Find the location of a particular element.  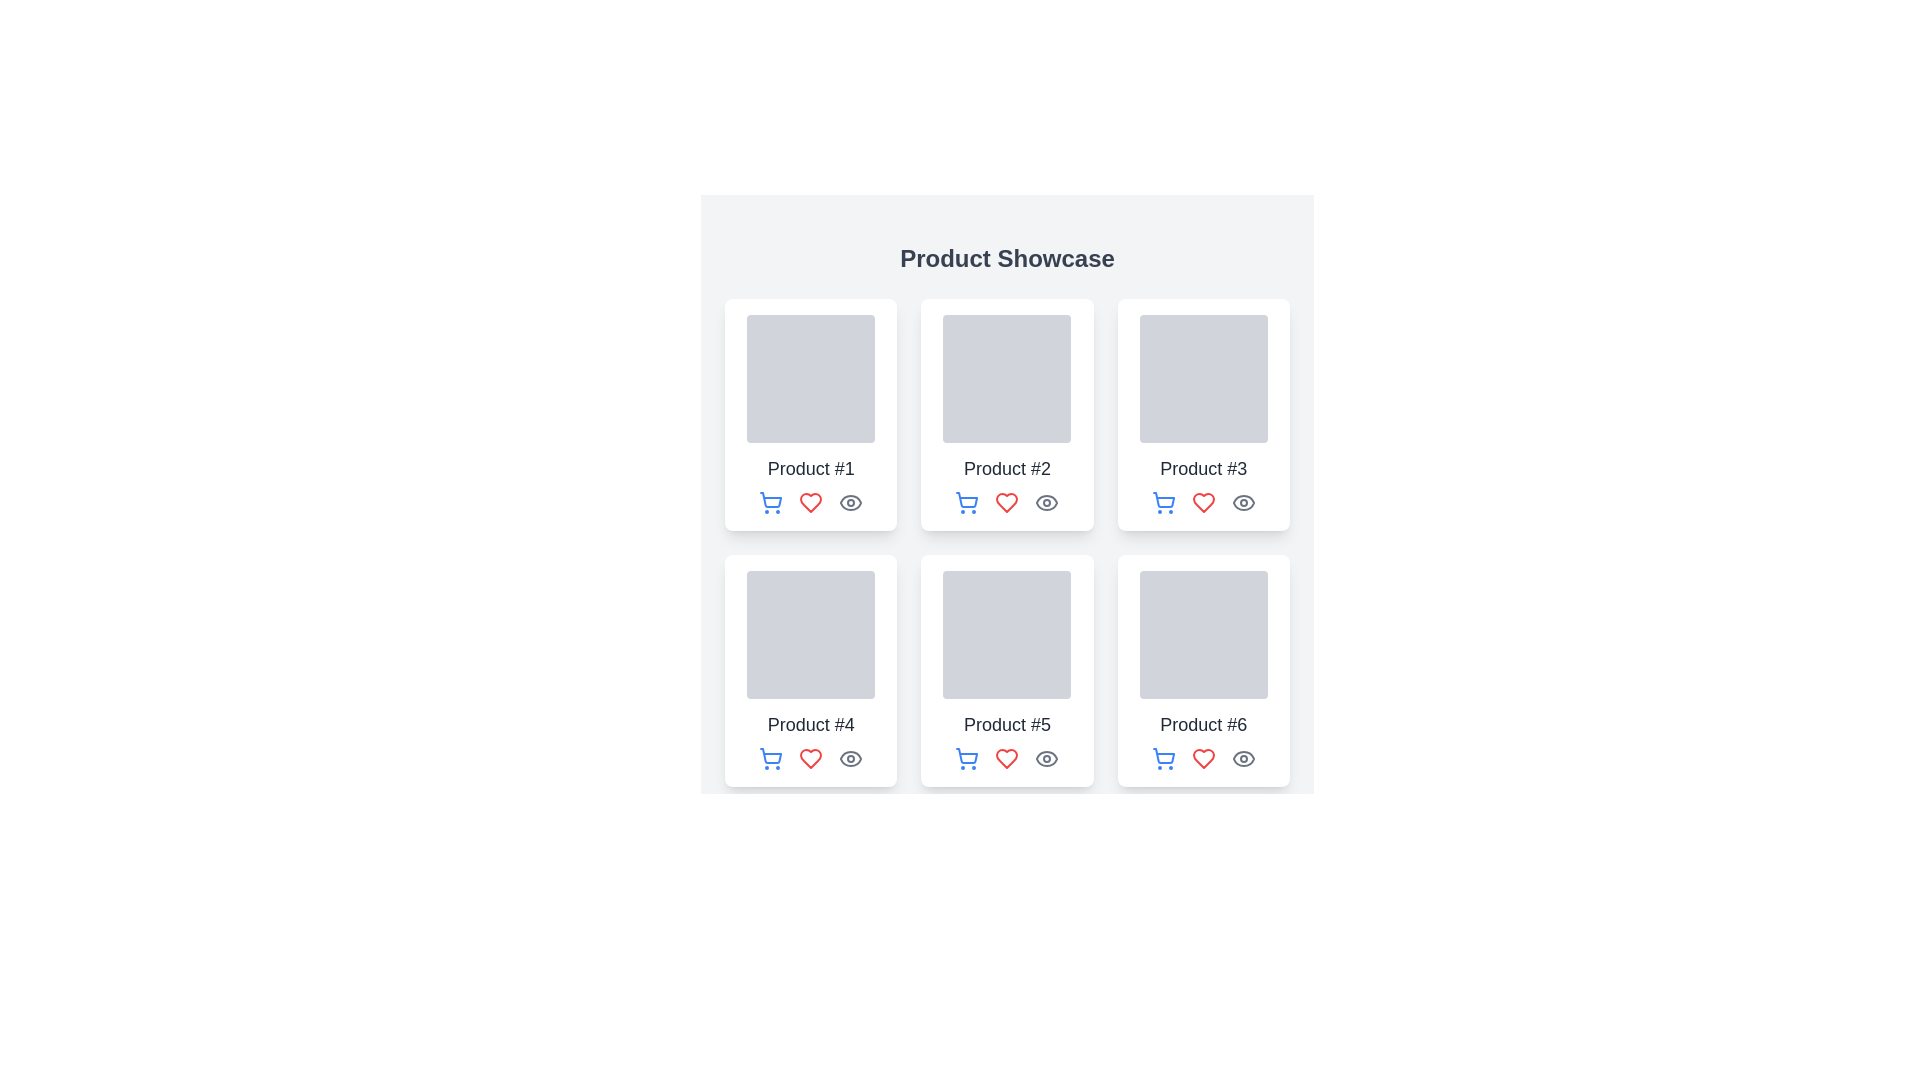

text 'Product #6' displayed in the bottom-right panel of the product cards grid, specifically in the third column and second row, below the image placeholder is located at coordinates (1202, 725).